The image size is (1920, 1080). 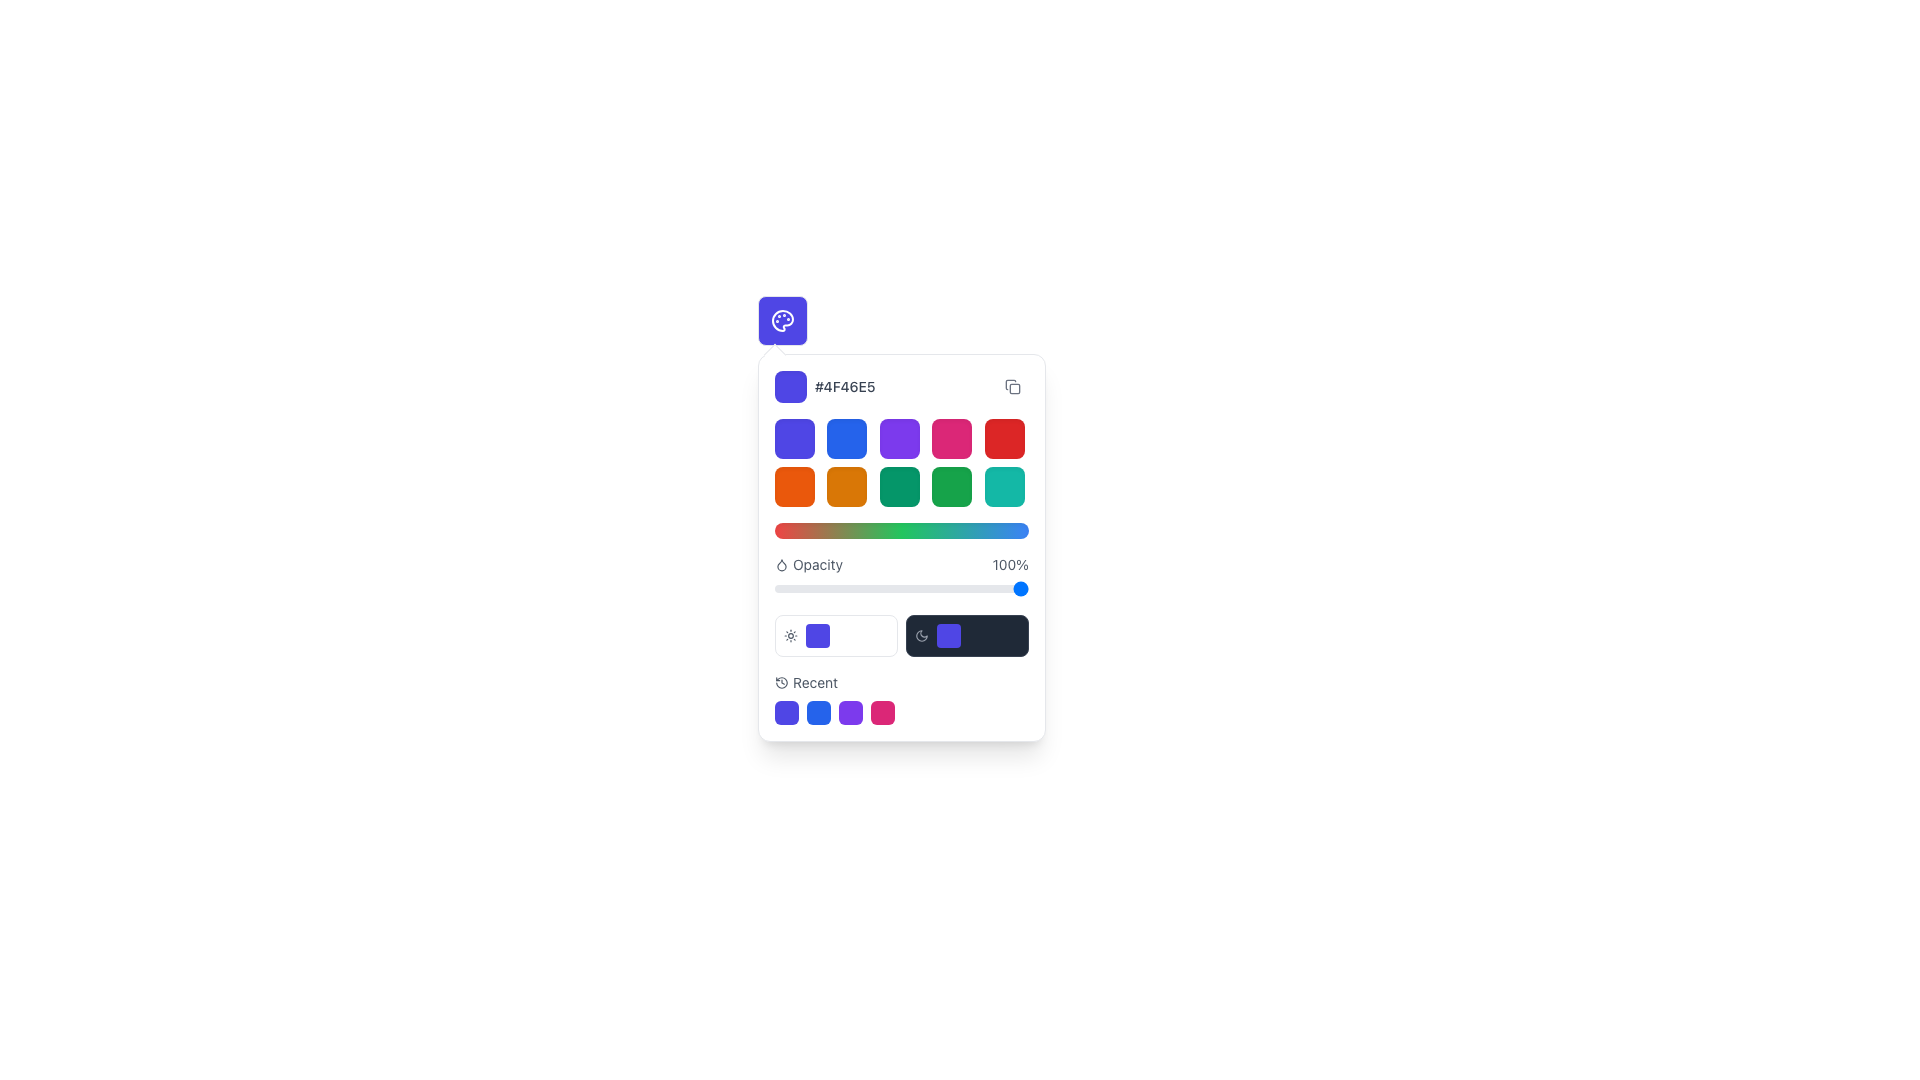 I want to click on the opacity slider, so click(x=856, y=588).